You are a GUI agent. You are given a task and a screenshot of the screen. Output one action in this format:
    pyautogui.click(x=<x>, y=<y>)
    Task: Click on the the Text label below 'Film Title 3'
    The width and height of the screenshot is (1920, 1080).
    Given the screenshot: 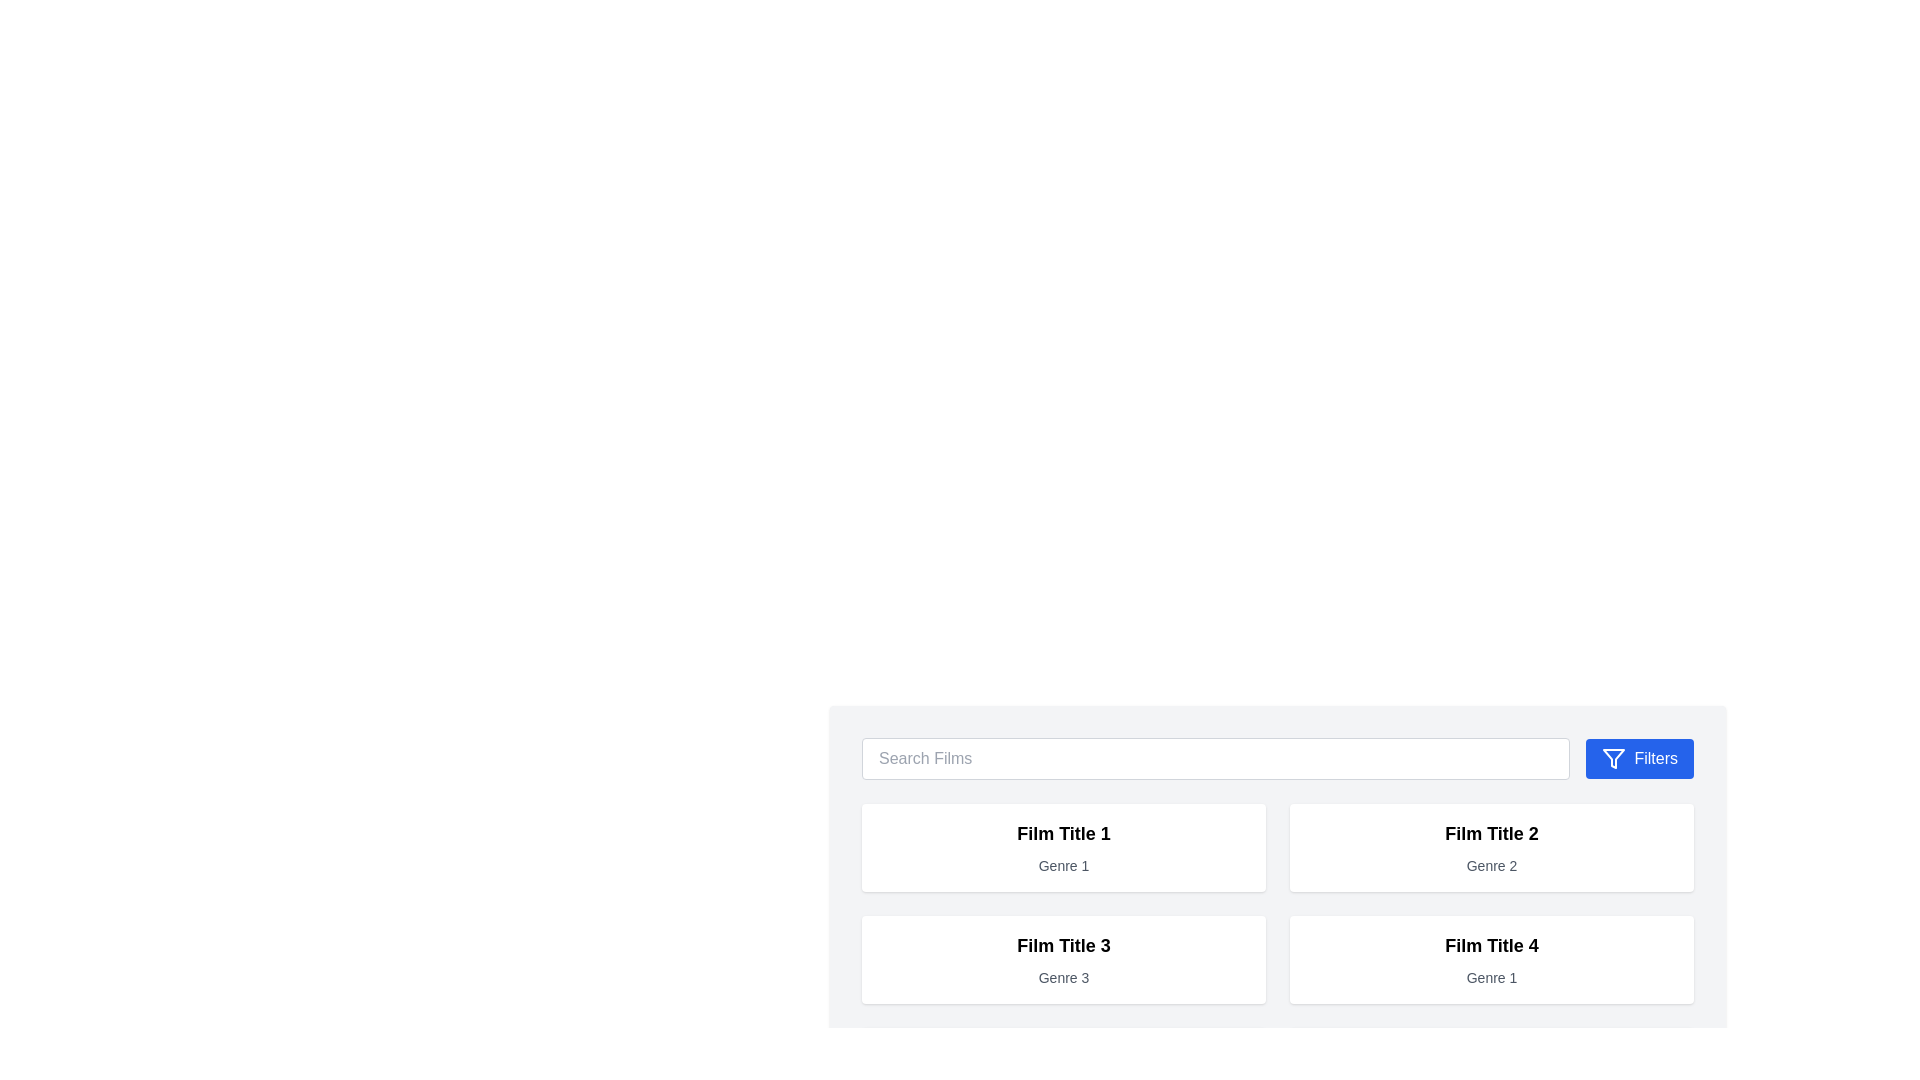 What is the action you would take?
    pyautogui.click(x=1063, y=977)
    